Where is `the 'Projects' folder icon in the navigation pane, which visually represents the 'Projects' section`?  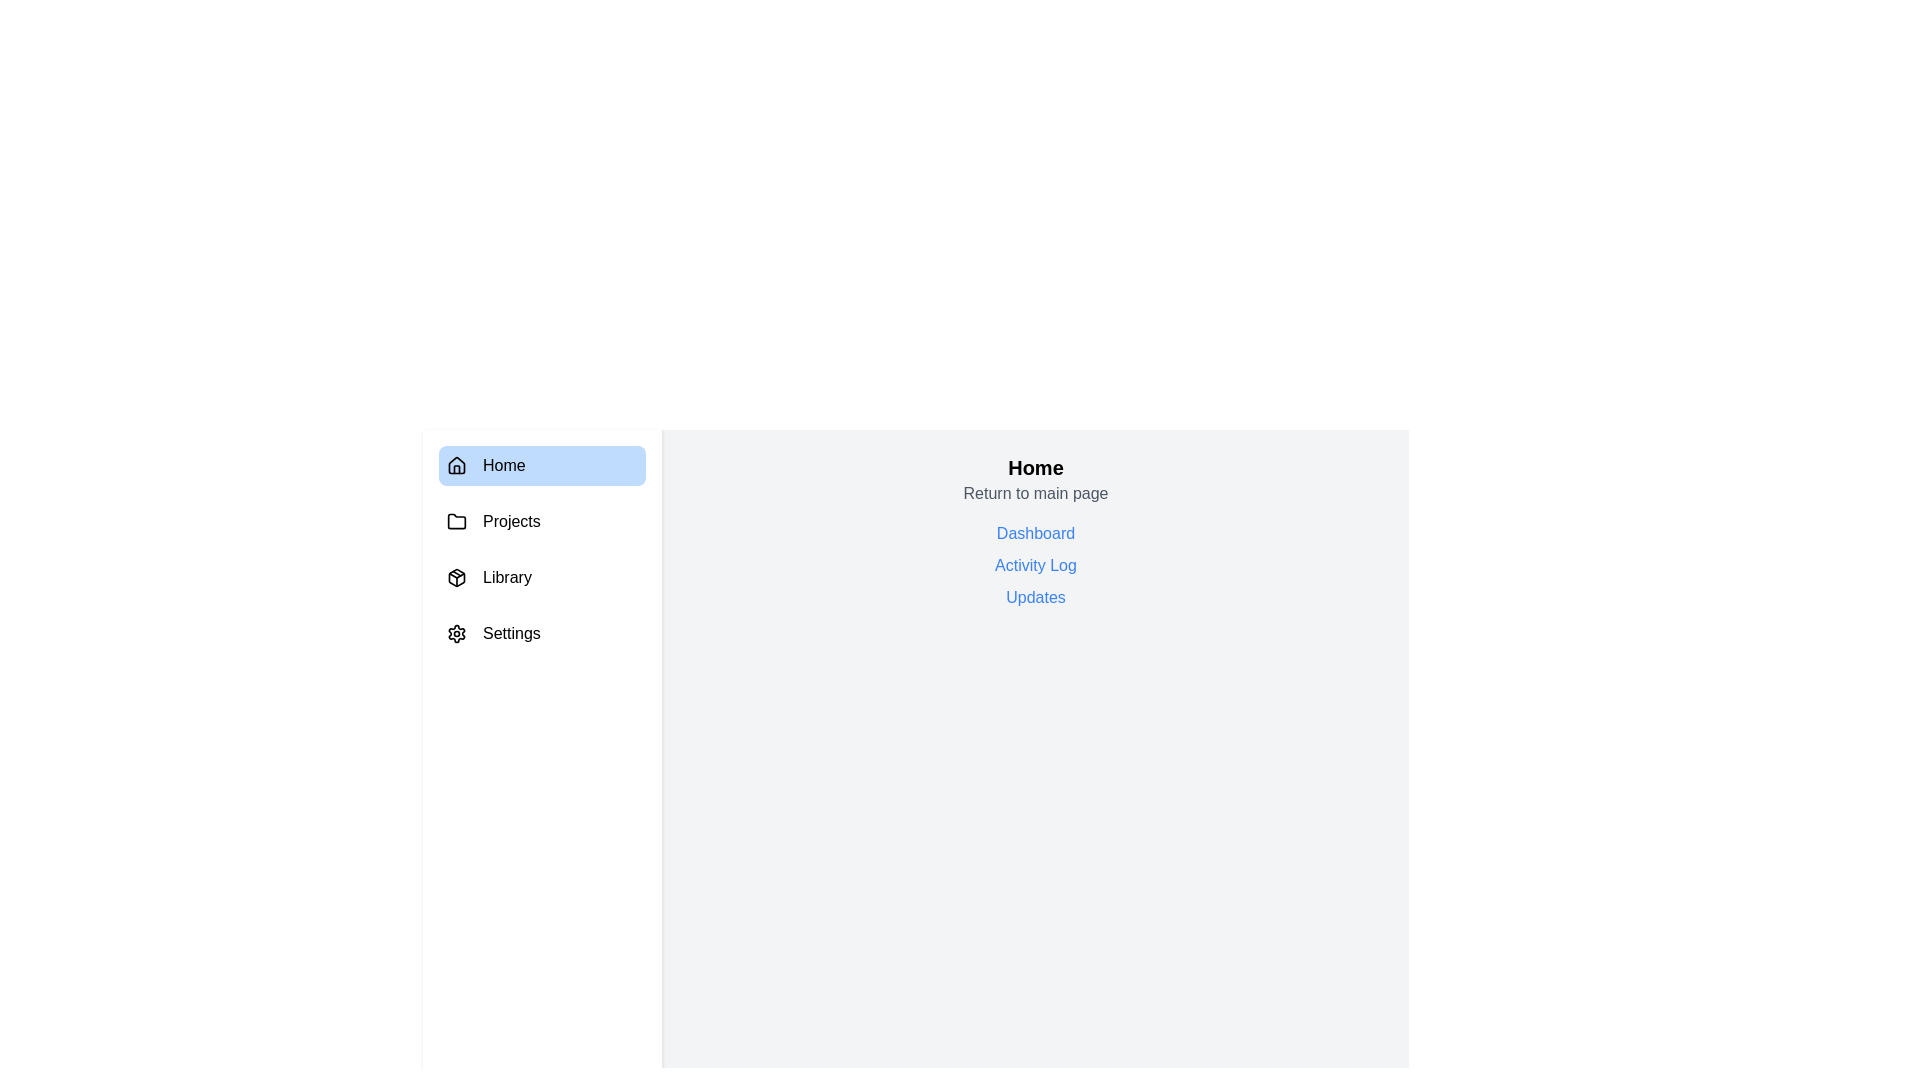 the 'Projects' folder icon in the navigation pane, which visually represents the 'Projects' section is located at coordinates (455, 520).